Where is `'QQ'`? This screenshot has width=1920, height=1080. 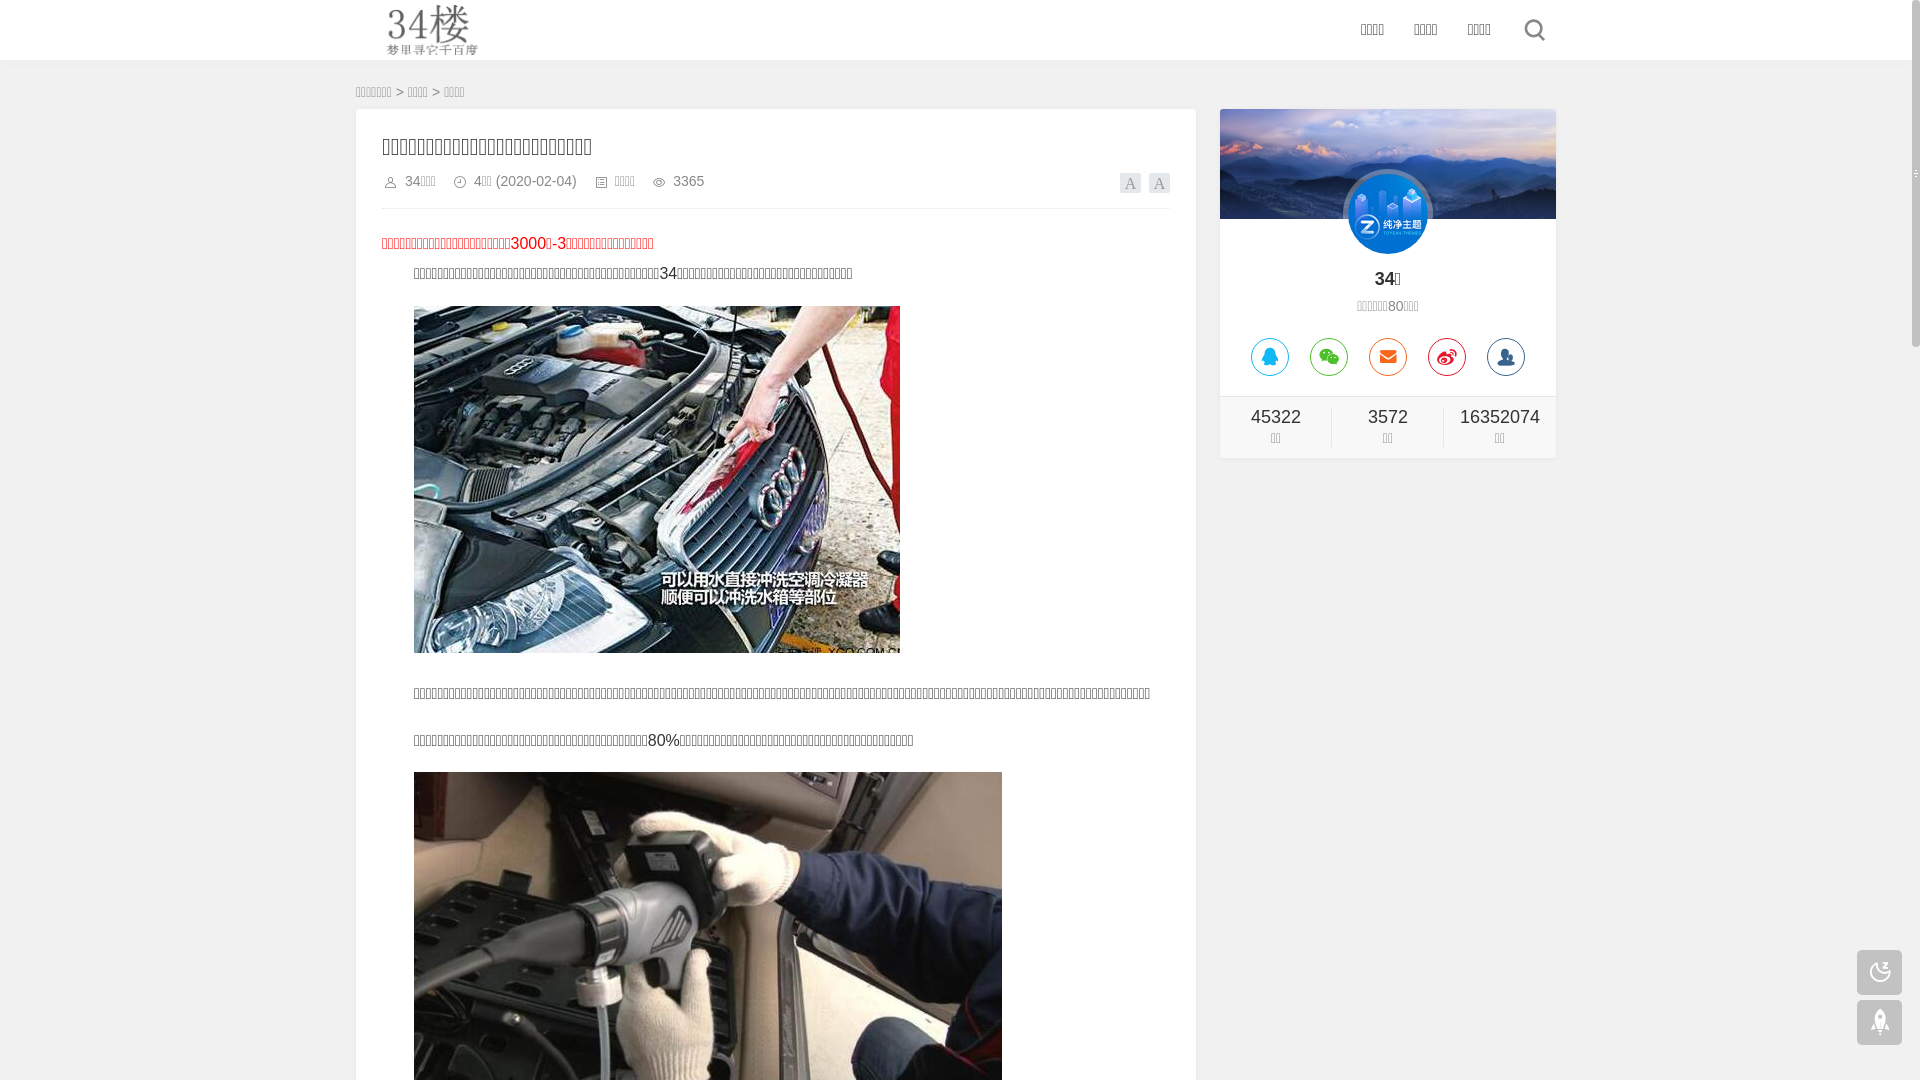
'QQ' is located at coordinates (1250, 356).